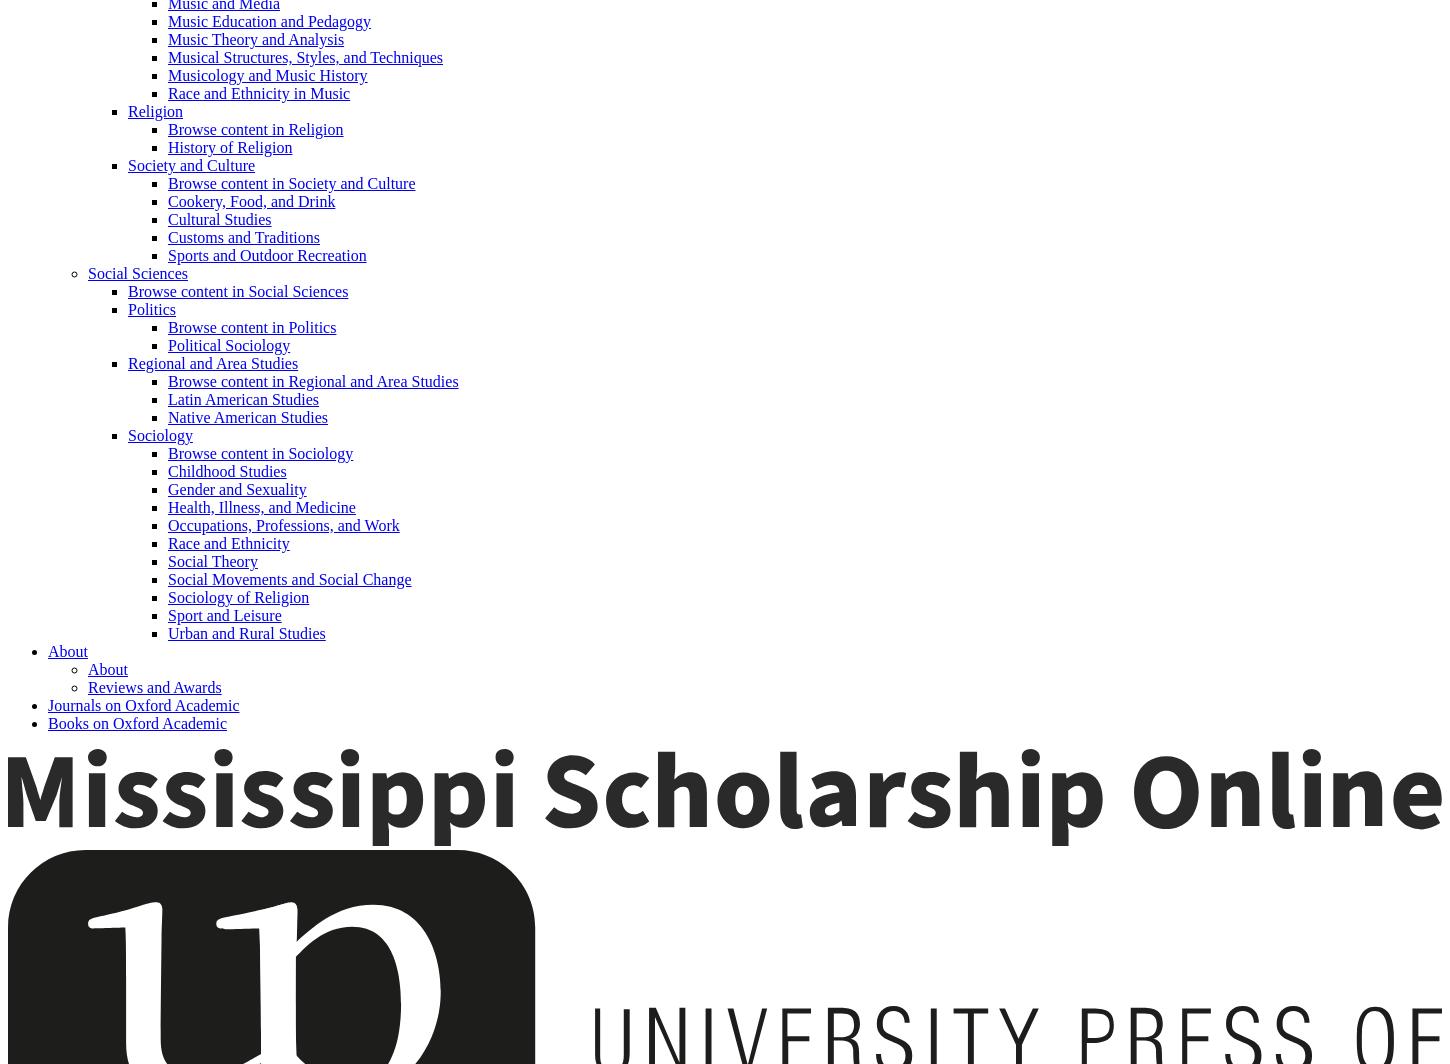 Image resolution: width=1450 pixels, height=1064 pixels. What do you see at coordinates (150, 309) in the screenshot?
I see `'Politics'` at bounding box center [150, 309].